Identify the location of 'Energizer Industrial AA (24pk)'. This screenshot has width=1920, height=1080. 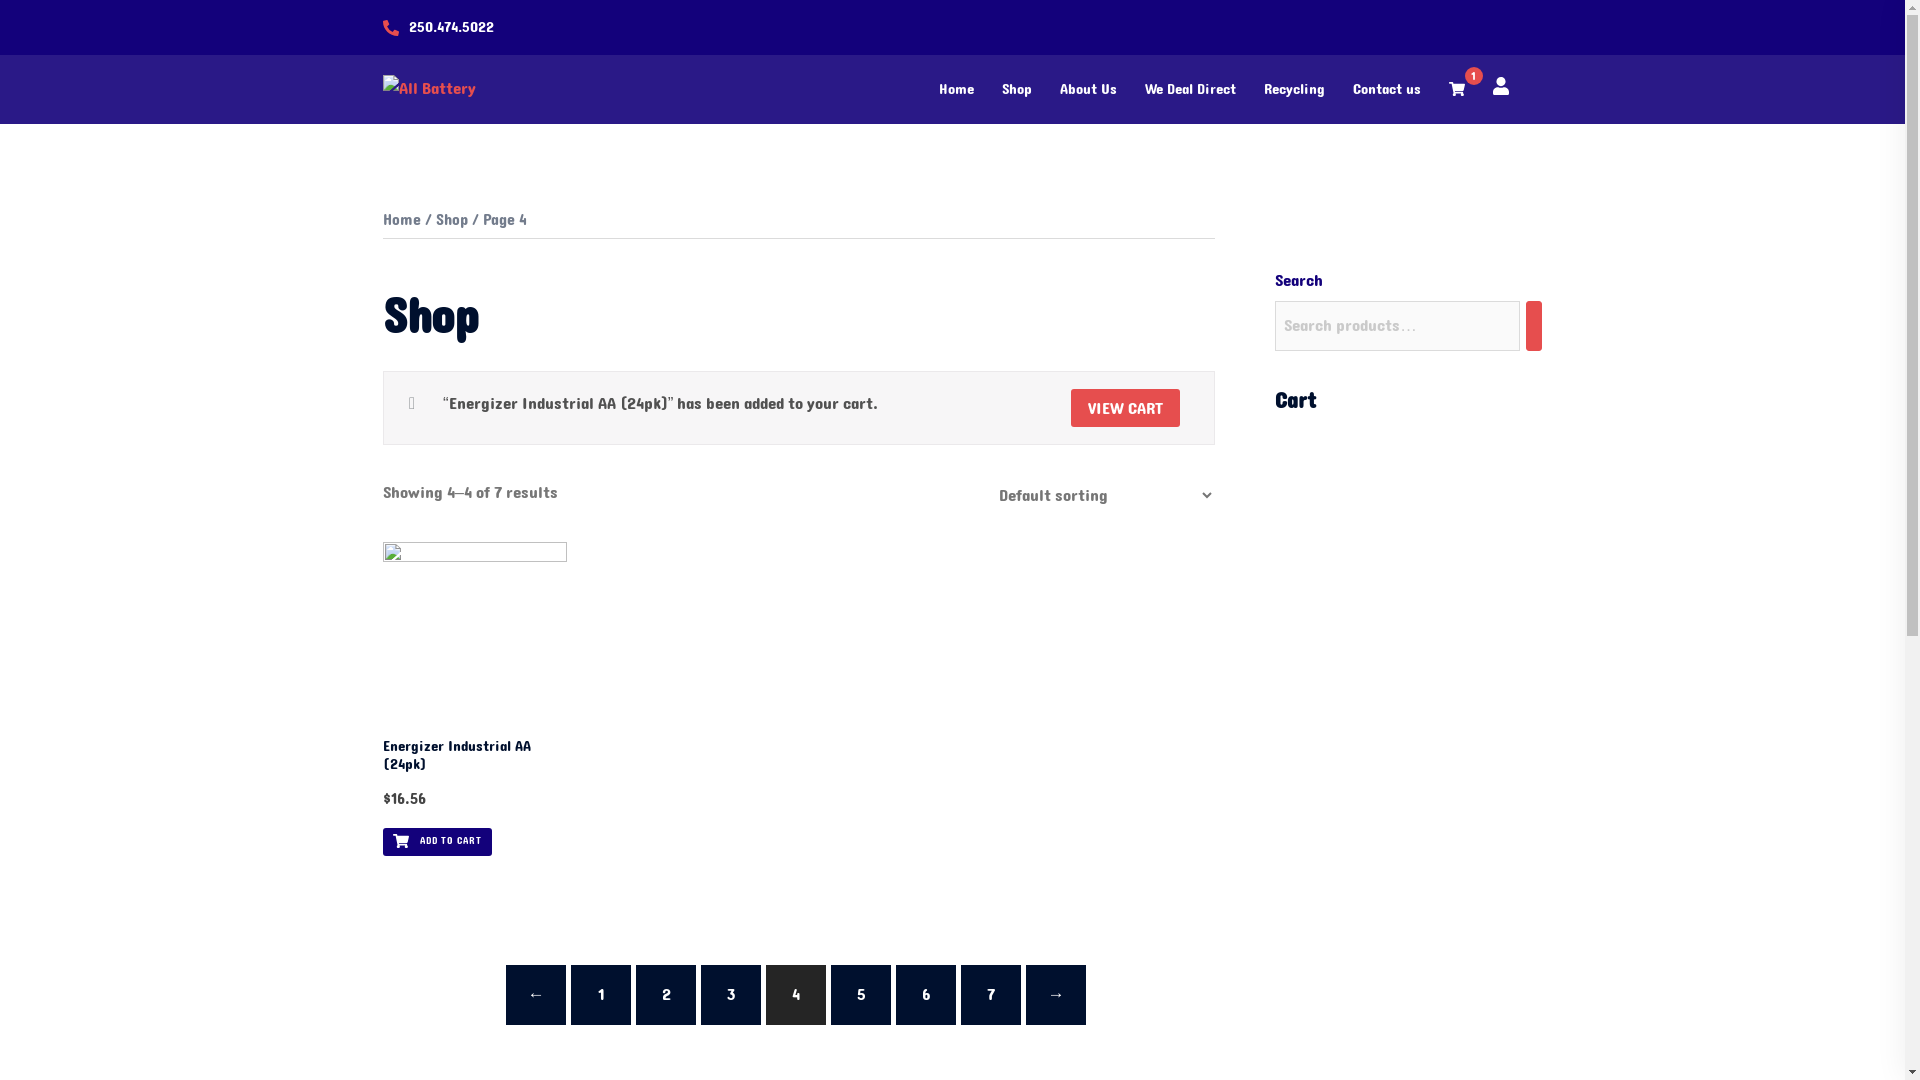
(473, 756).